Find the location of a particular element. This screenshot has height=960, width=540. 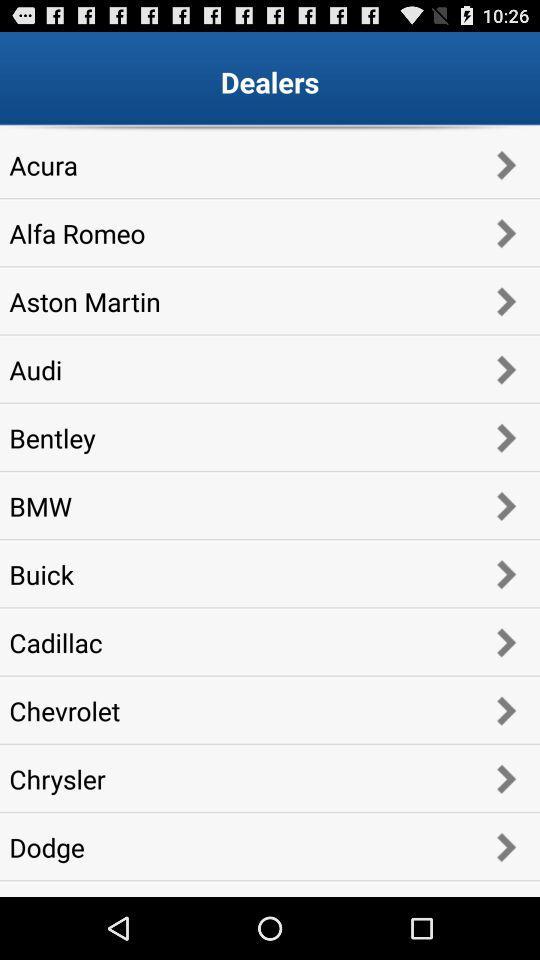

the button which is next to the cadillac is located at coordinates (504, 641).